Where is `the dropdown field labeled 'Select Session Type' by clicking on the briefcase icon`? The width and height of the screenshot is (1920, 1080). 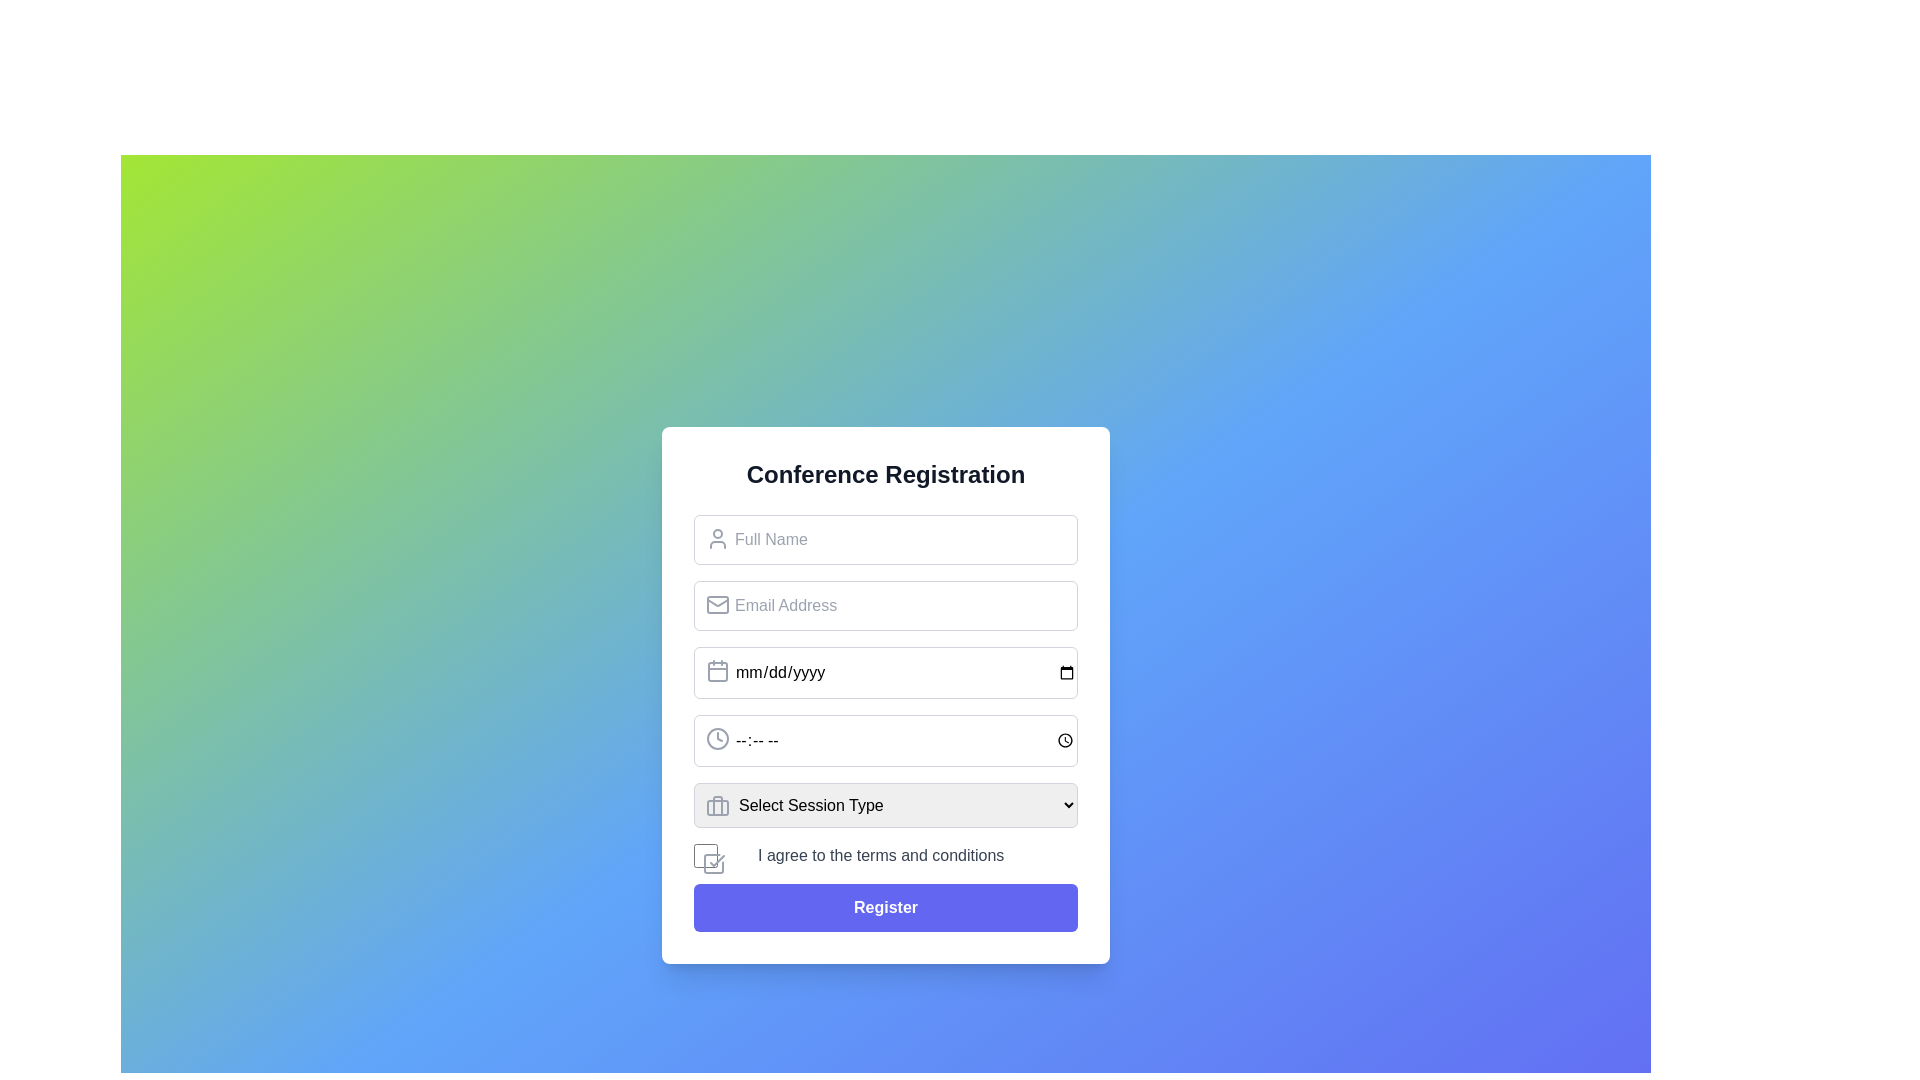
the dropdown field labeled 'Select Session Type' by clicking on the briefcase icon is located at coordinates (718, 805).